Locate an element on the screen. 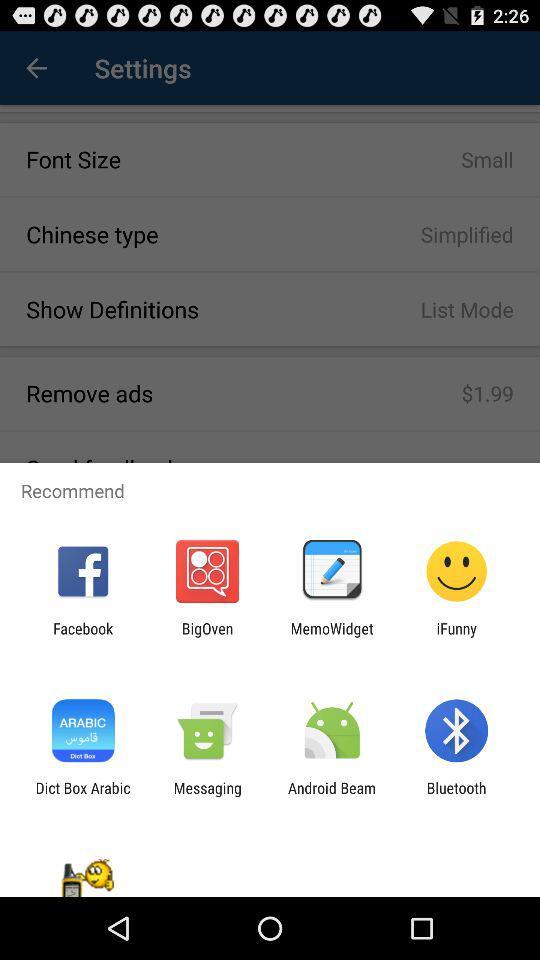 The height and width of the screenshot is (960, 540). icon next to the messaging icon is located at coordinates (82, 796).